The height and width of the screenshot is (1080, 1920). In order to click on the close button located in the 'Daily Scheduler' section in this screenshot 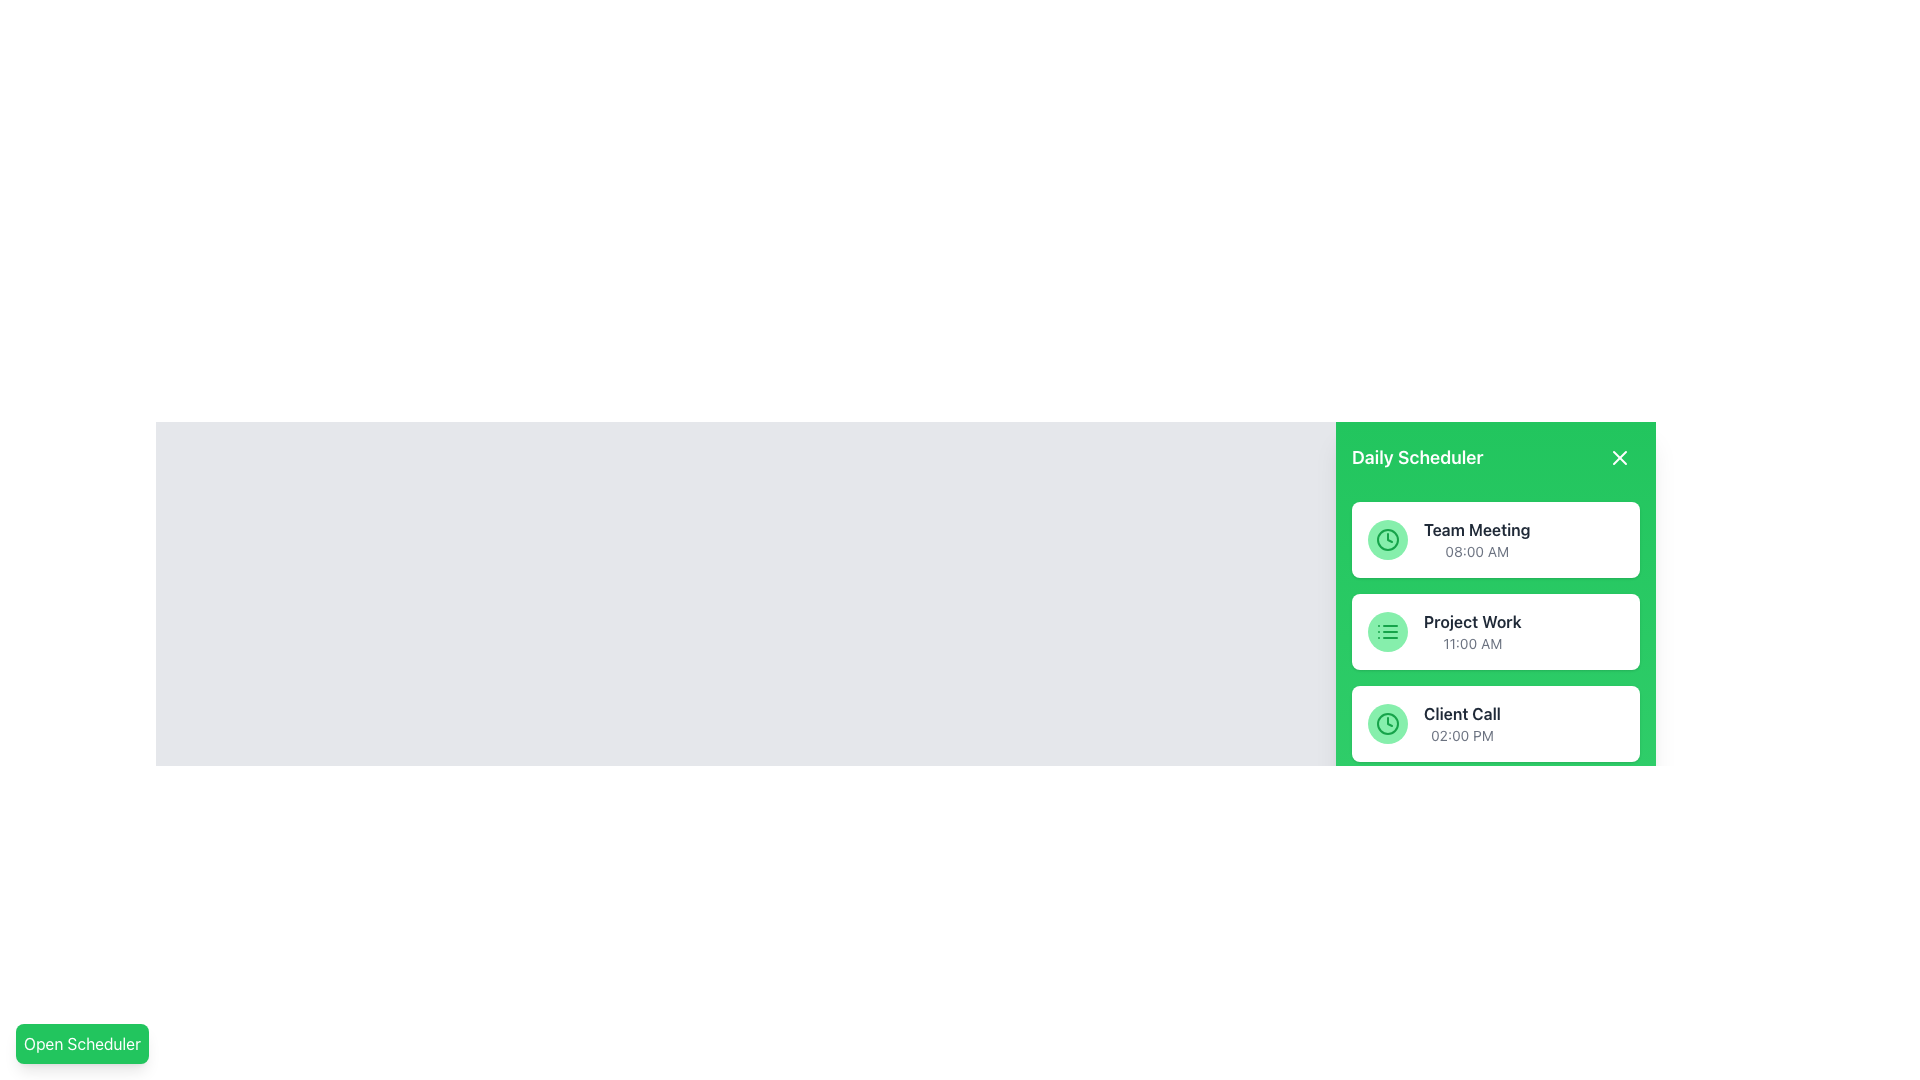, I will do `click(1620, 458)`.